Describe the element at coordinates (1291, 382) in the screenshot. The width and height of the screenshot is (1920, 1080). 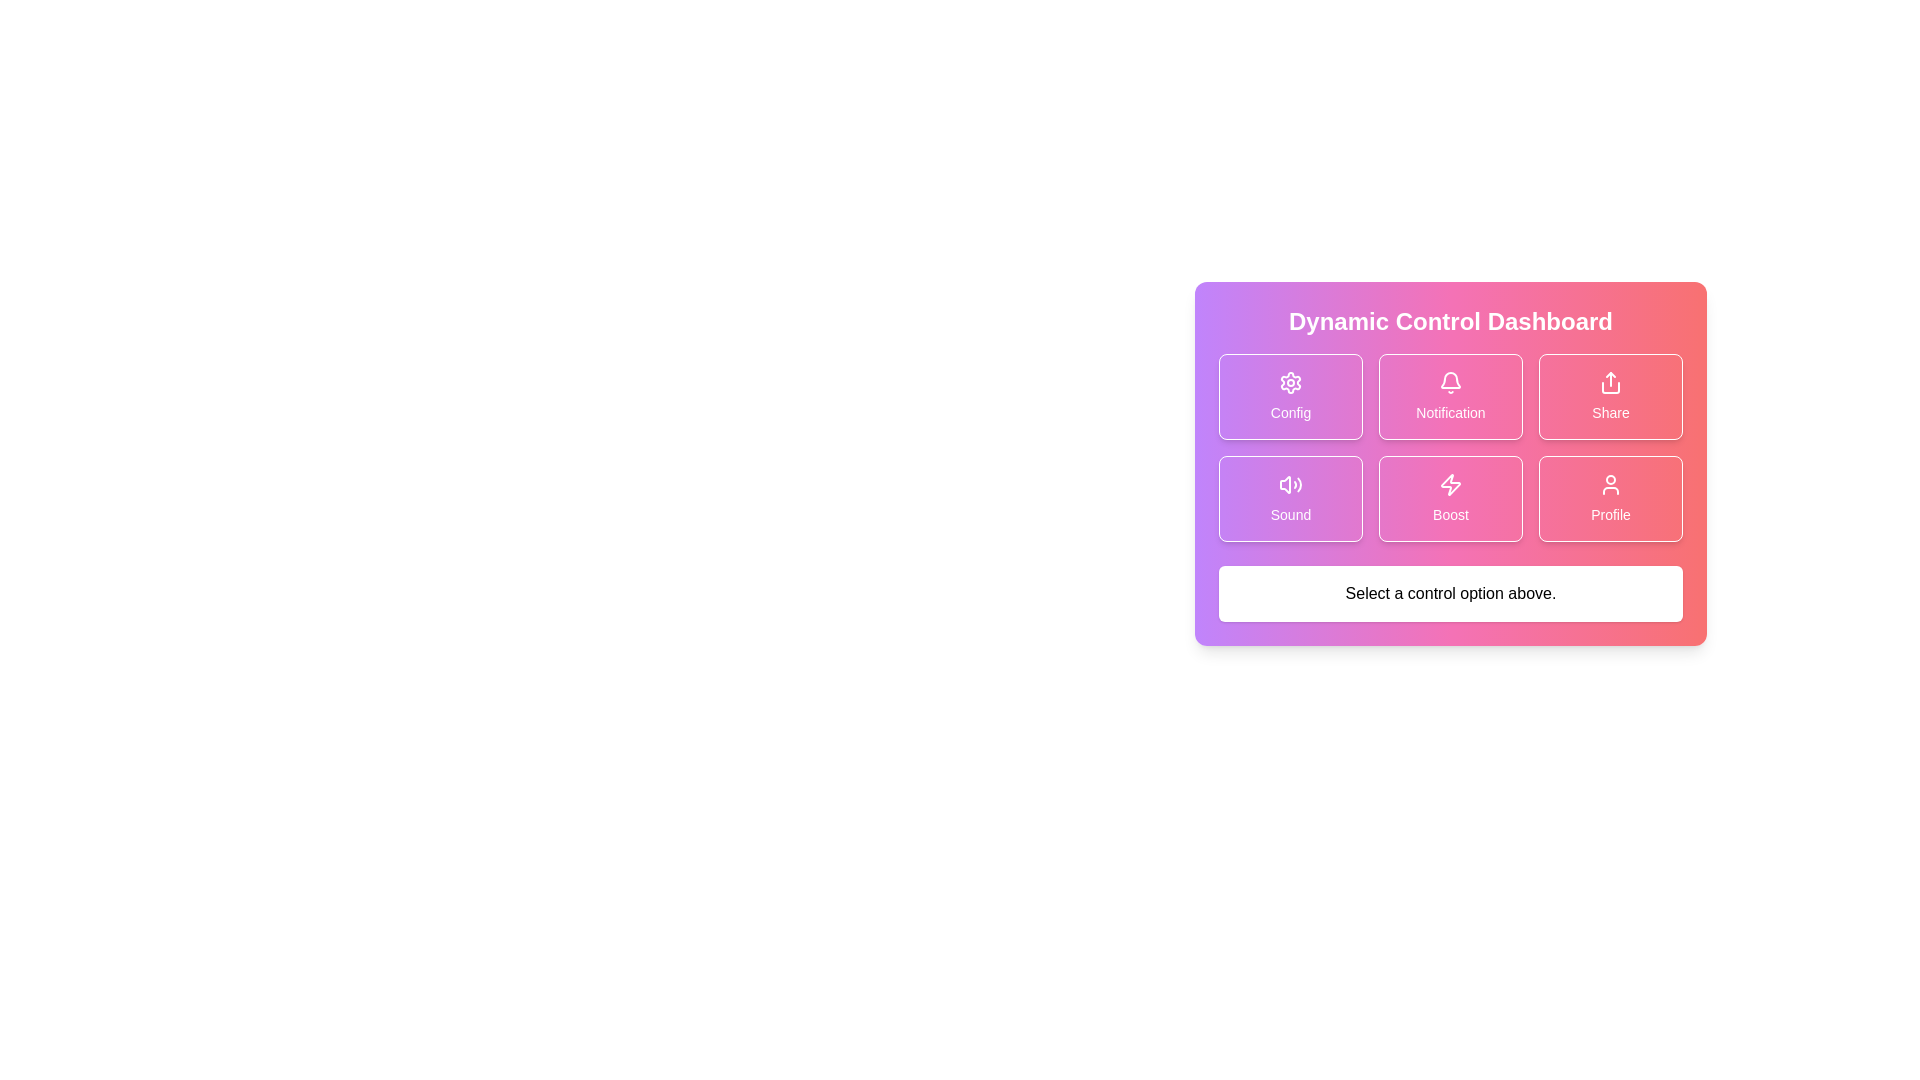
I see `the configuration settings icon located at the top-left corner of the options grid` at that location.